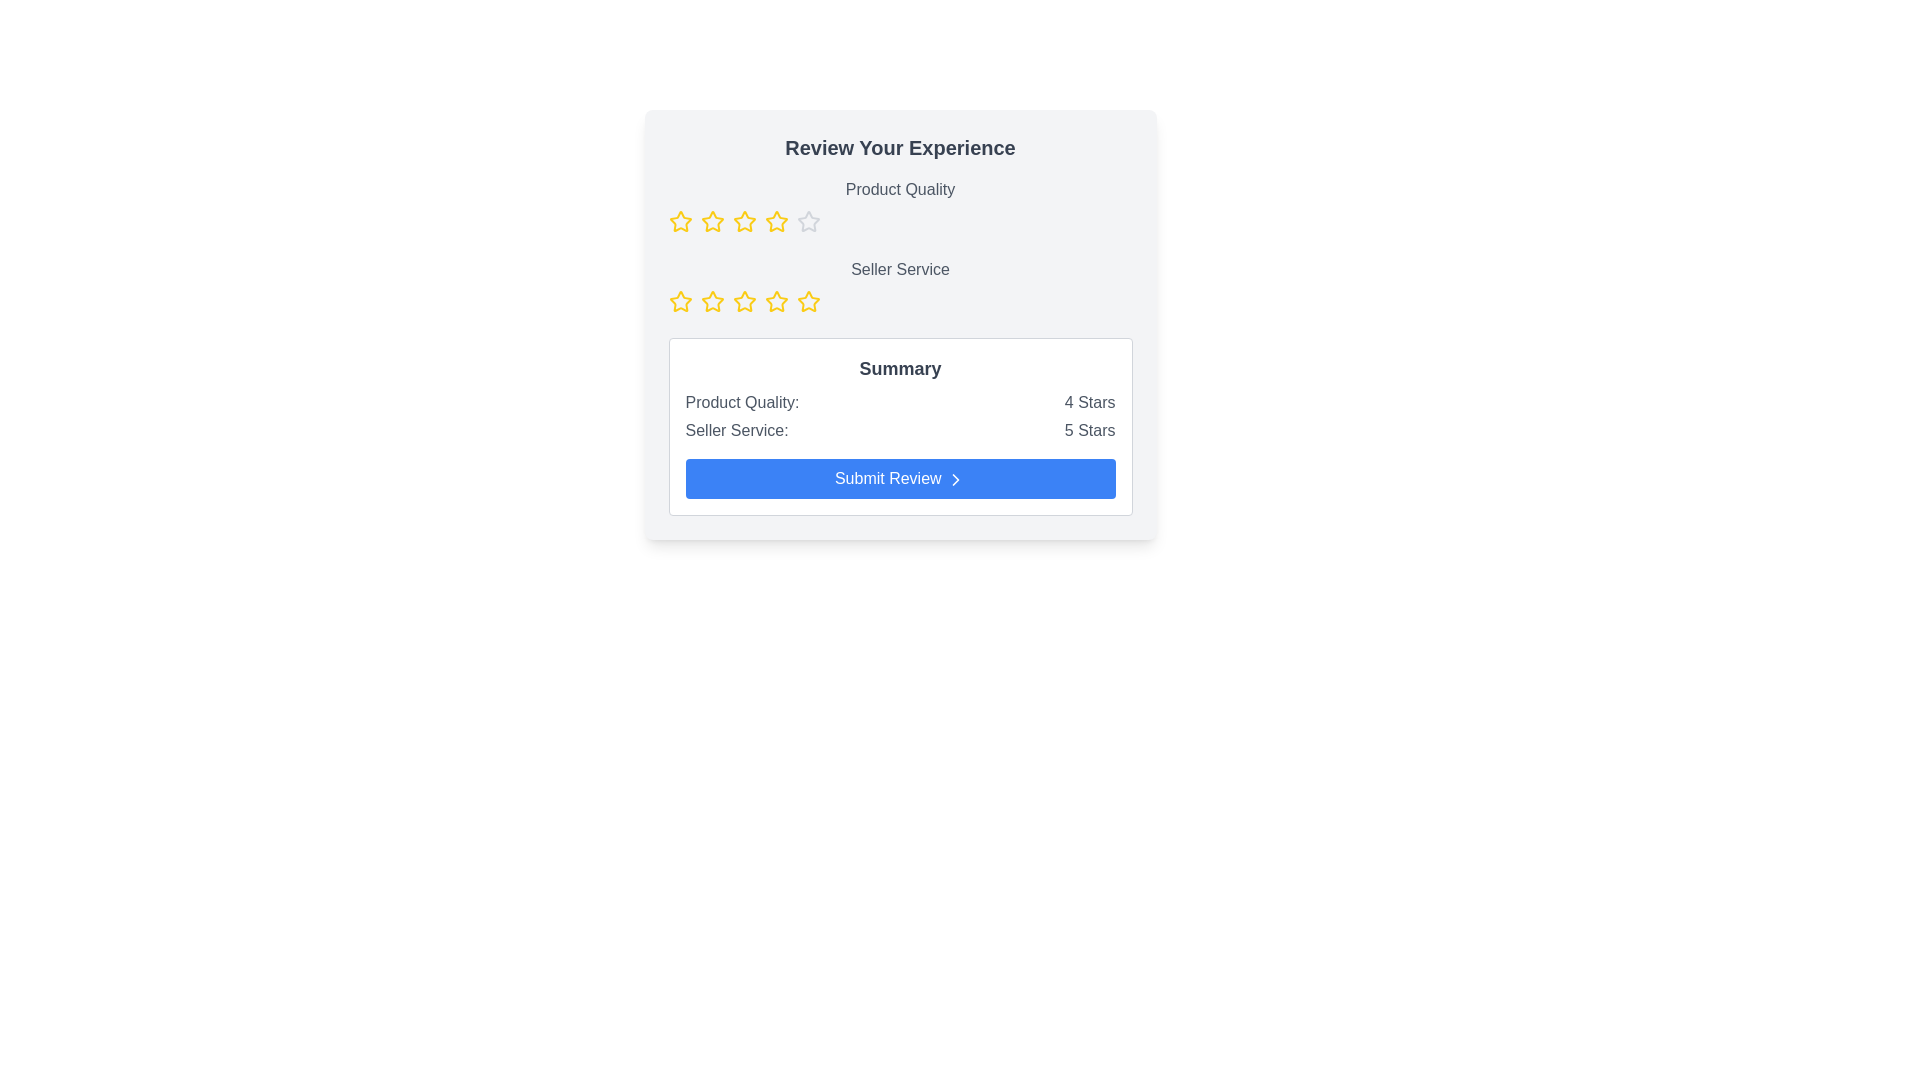 This screenshot has width=1920, height=1080. What do you see at coordinates (712, 222) in the screenshot?
I see `the third star icon in the horizontal row of five stars representing the 'Product Quality' rating` at bounding box center [712, 222].